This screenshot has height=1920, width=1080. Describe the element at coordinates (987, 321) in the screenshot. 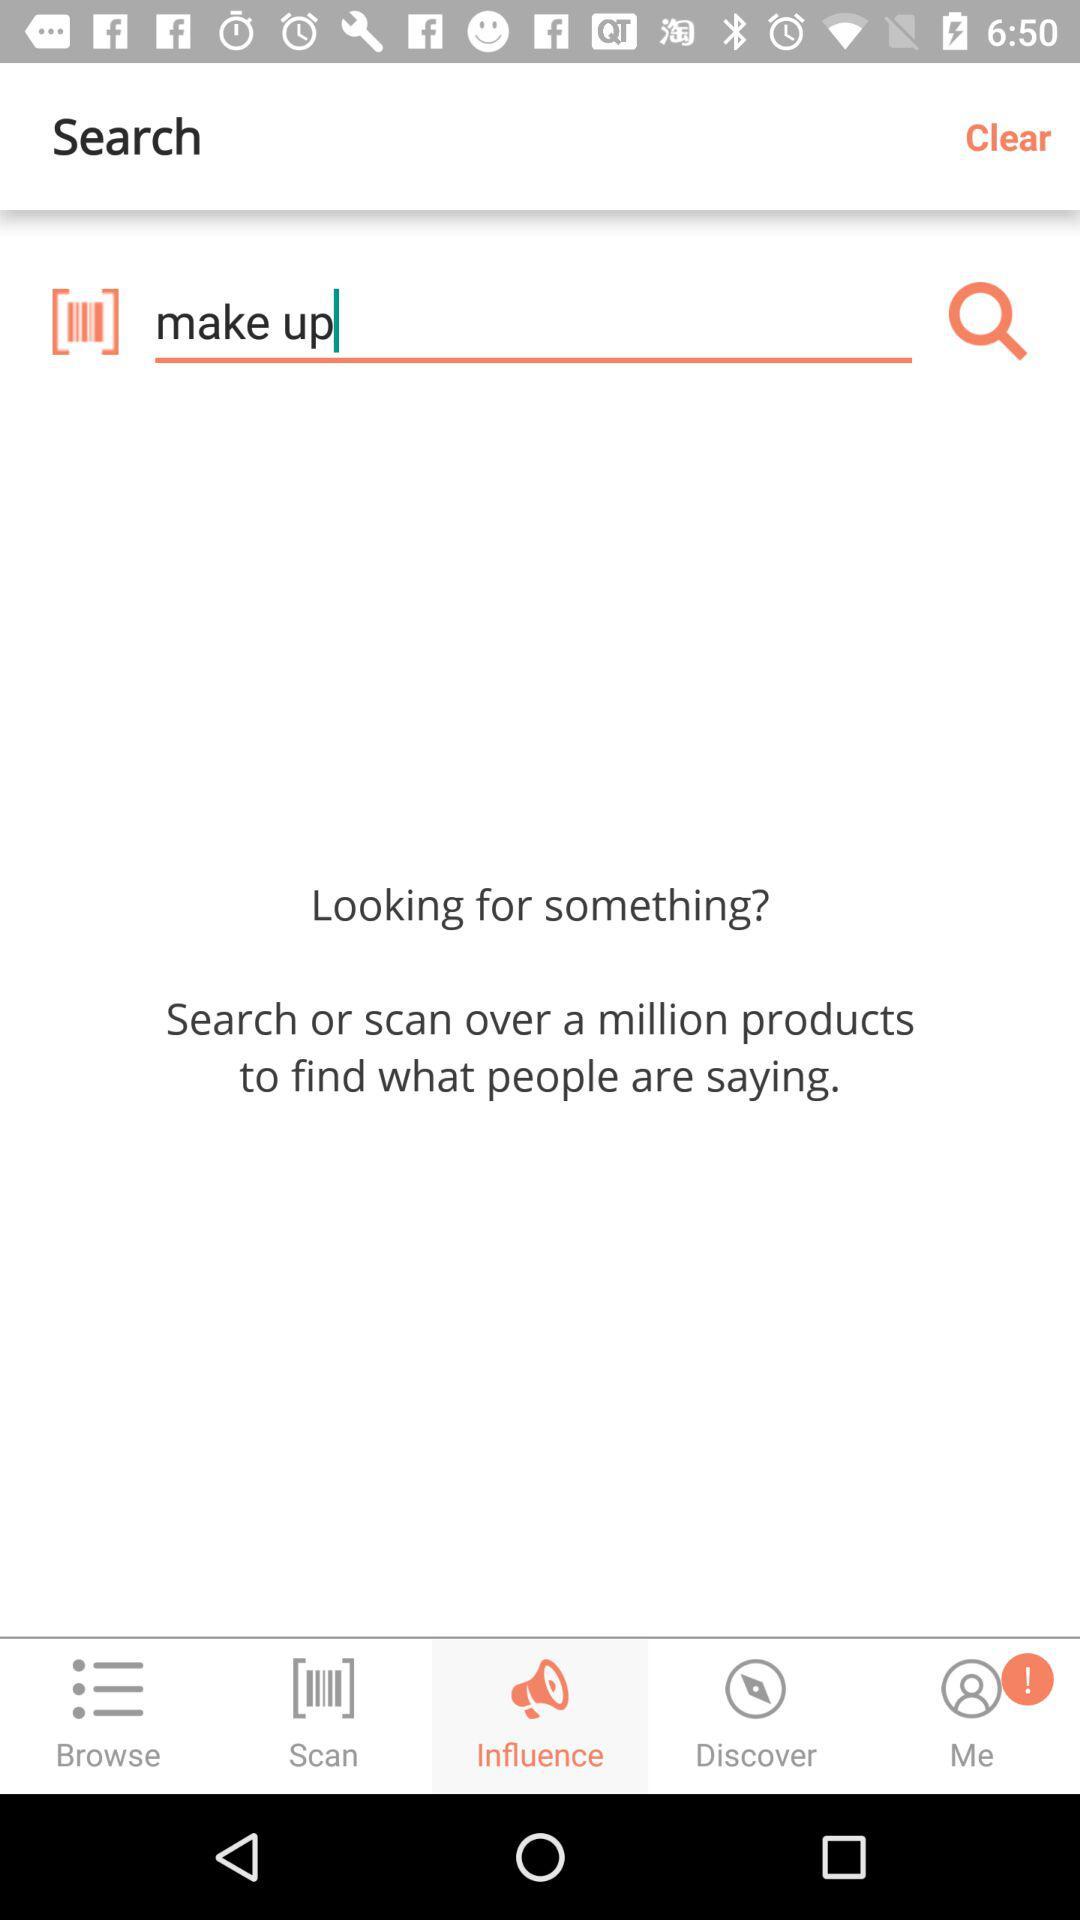

I see `the item next to make up item` at that location.